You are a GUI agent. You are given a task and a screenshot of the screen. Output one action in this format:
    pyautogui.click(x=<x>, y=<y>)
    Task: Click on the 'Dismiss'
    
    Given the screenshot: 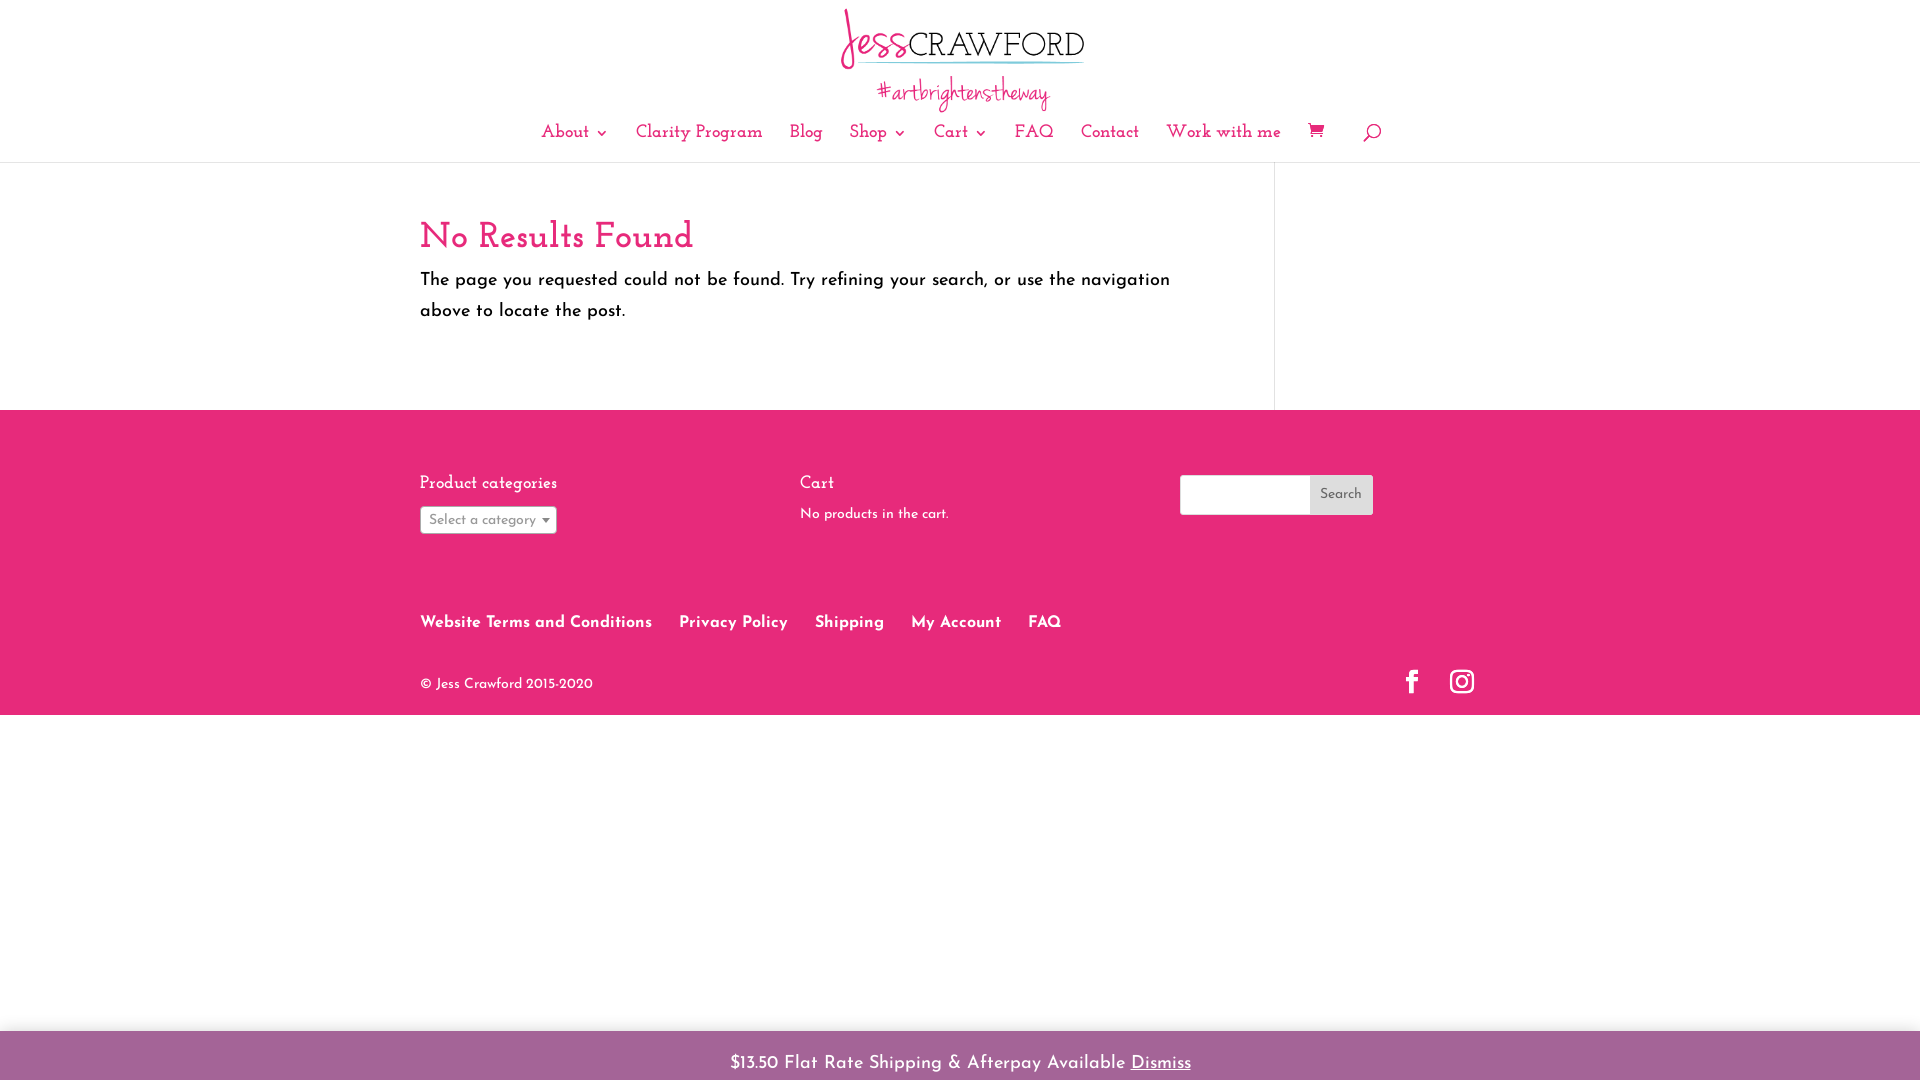 What is the action you would take?
    pyautogui.click(x=1160, y=1062)
    